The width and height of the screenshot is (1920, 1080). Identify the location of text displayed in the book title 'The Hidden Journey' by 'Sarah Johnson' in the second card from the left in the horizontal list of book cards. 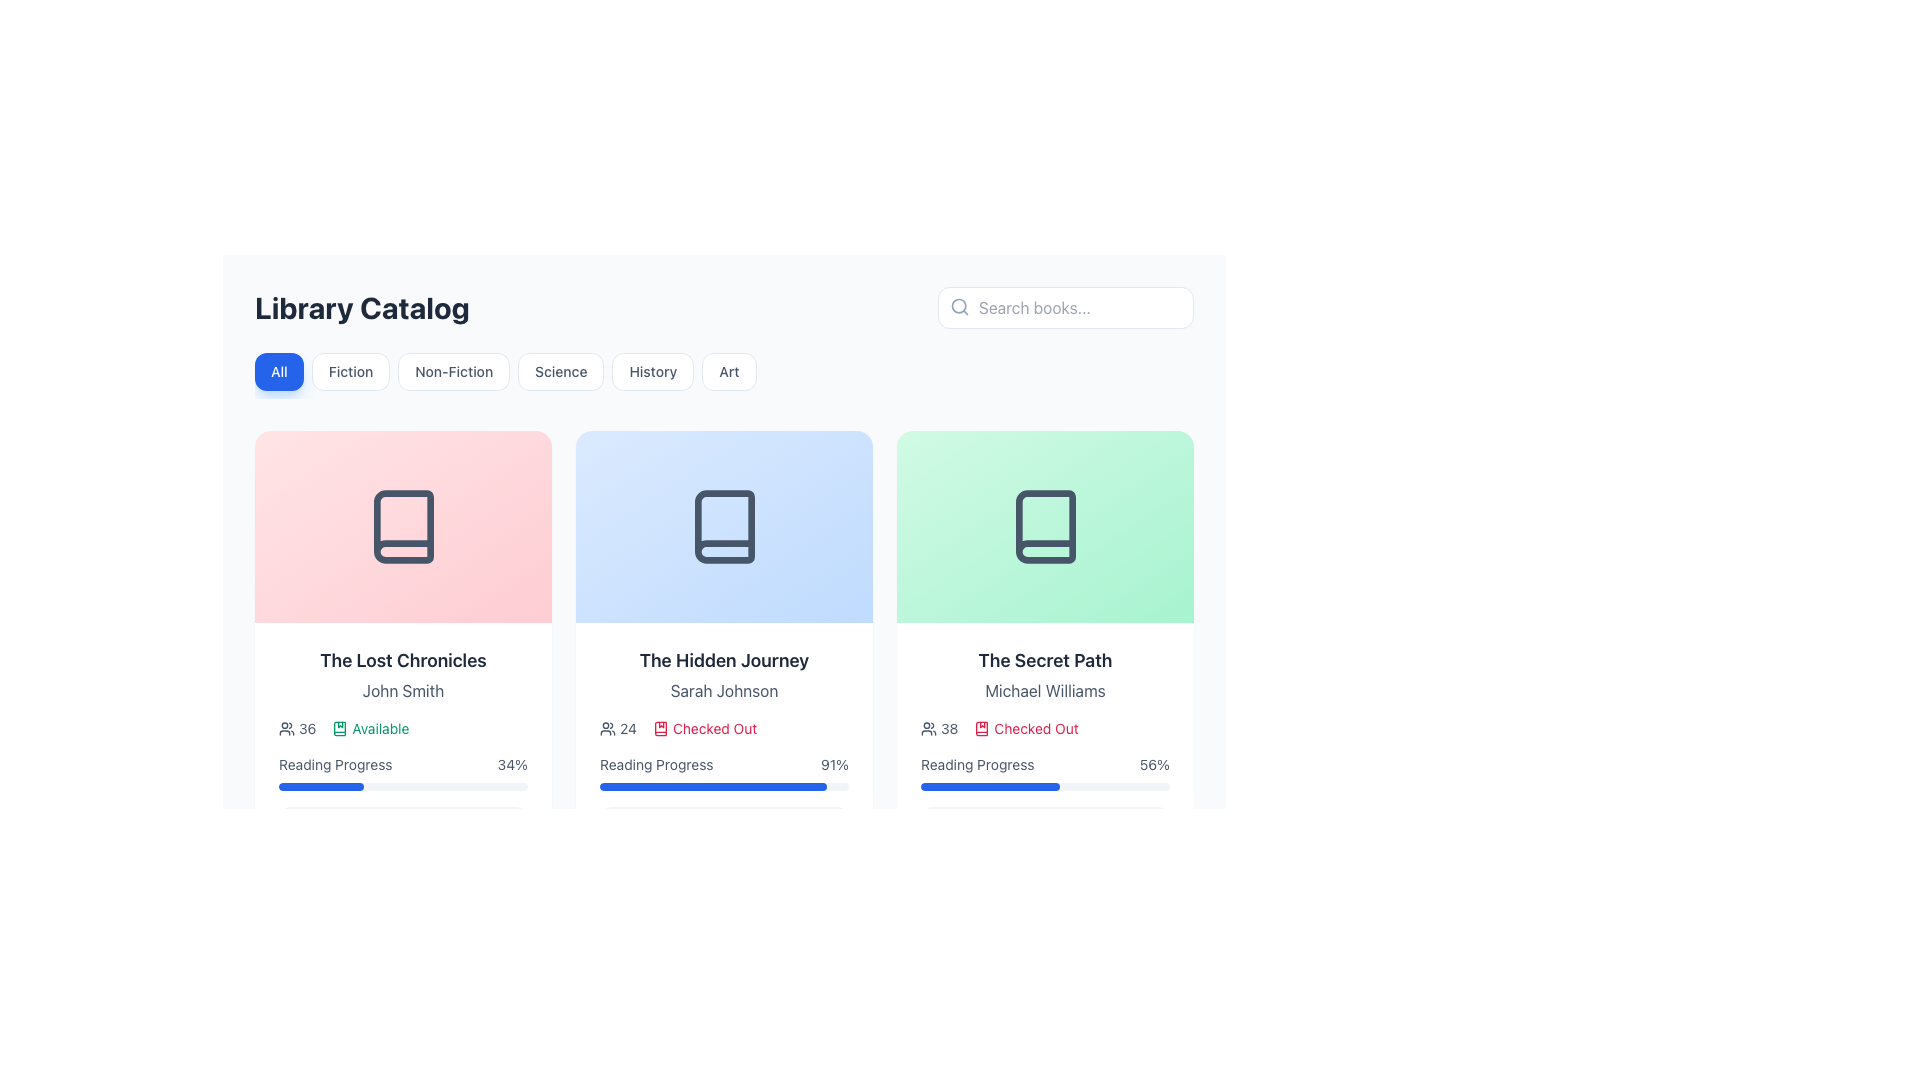
(723, 675).